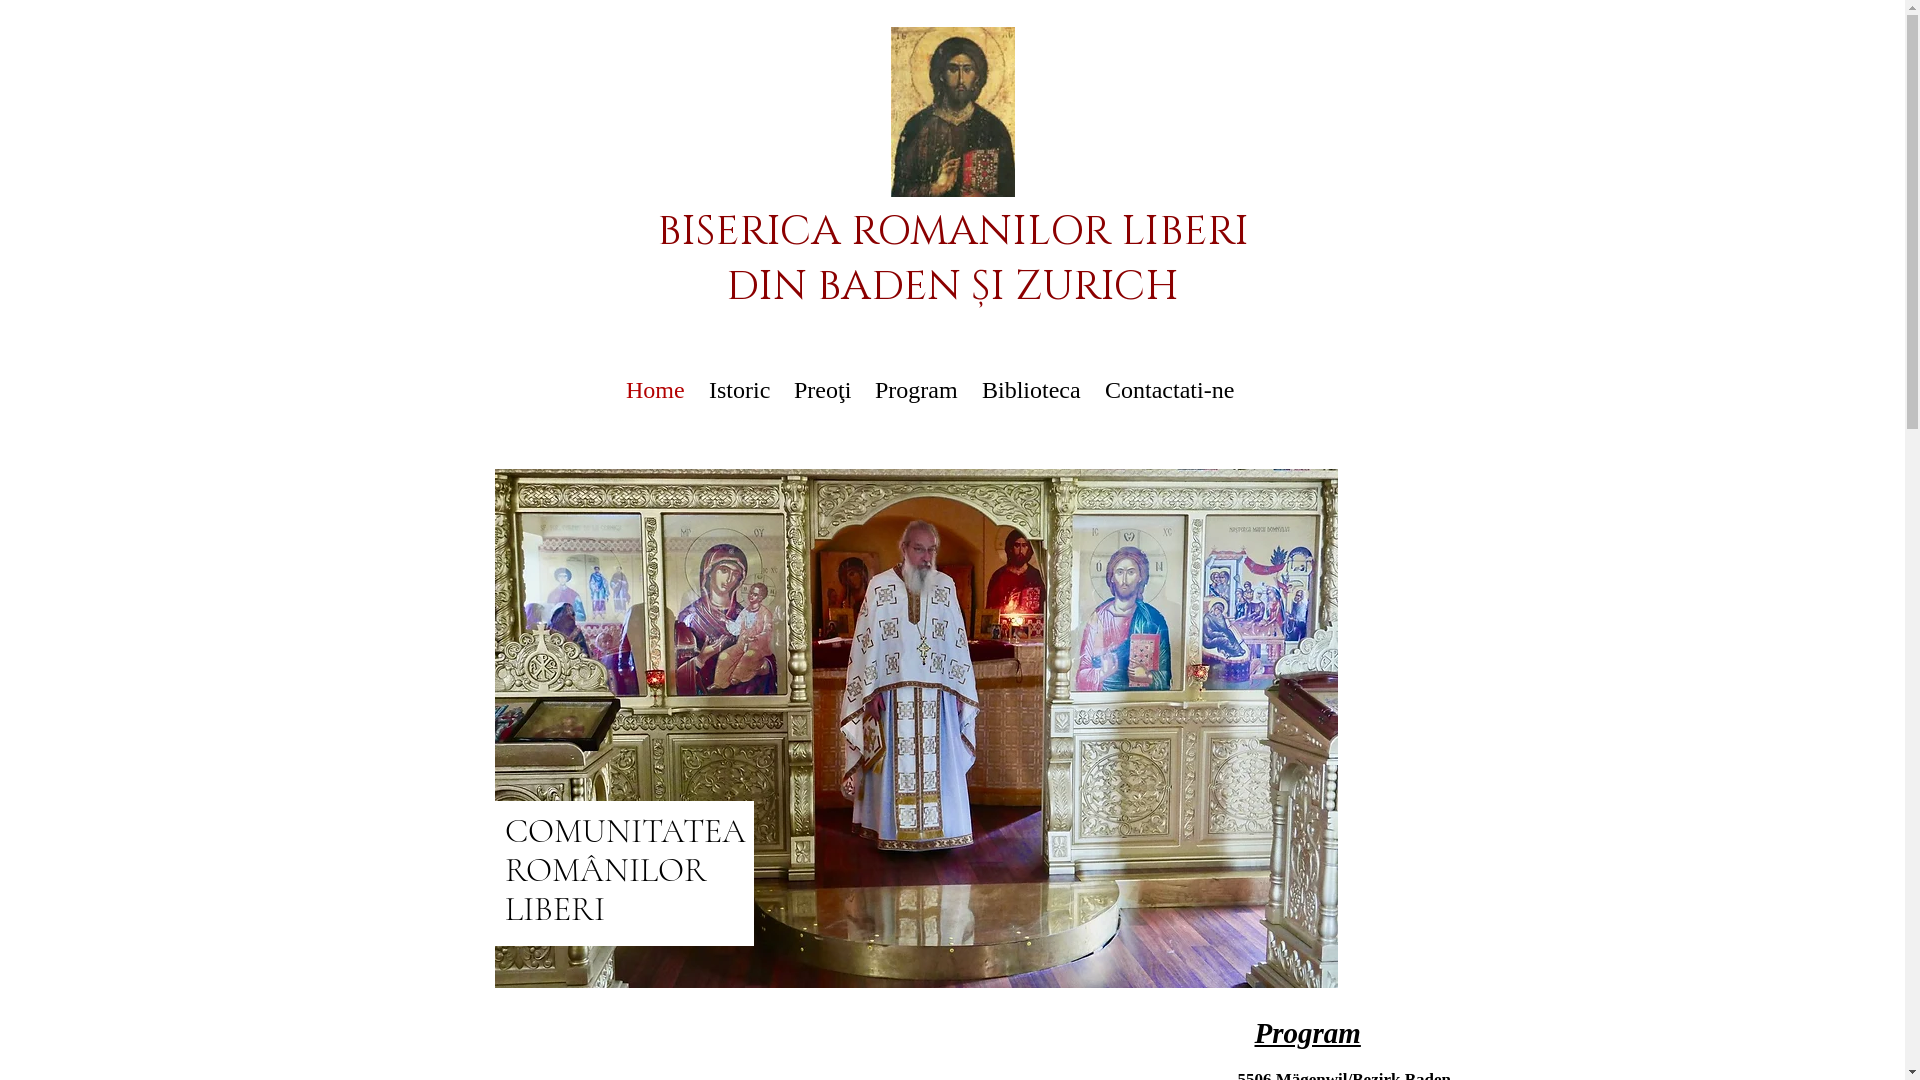 The width and height of the screenshot is (1920, 1080). I want to click on 'Program', so click(915, 390).